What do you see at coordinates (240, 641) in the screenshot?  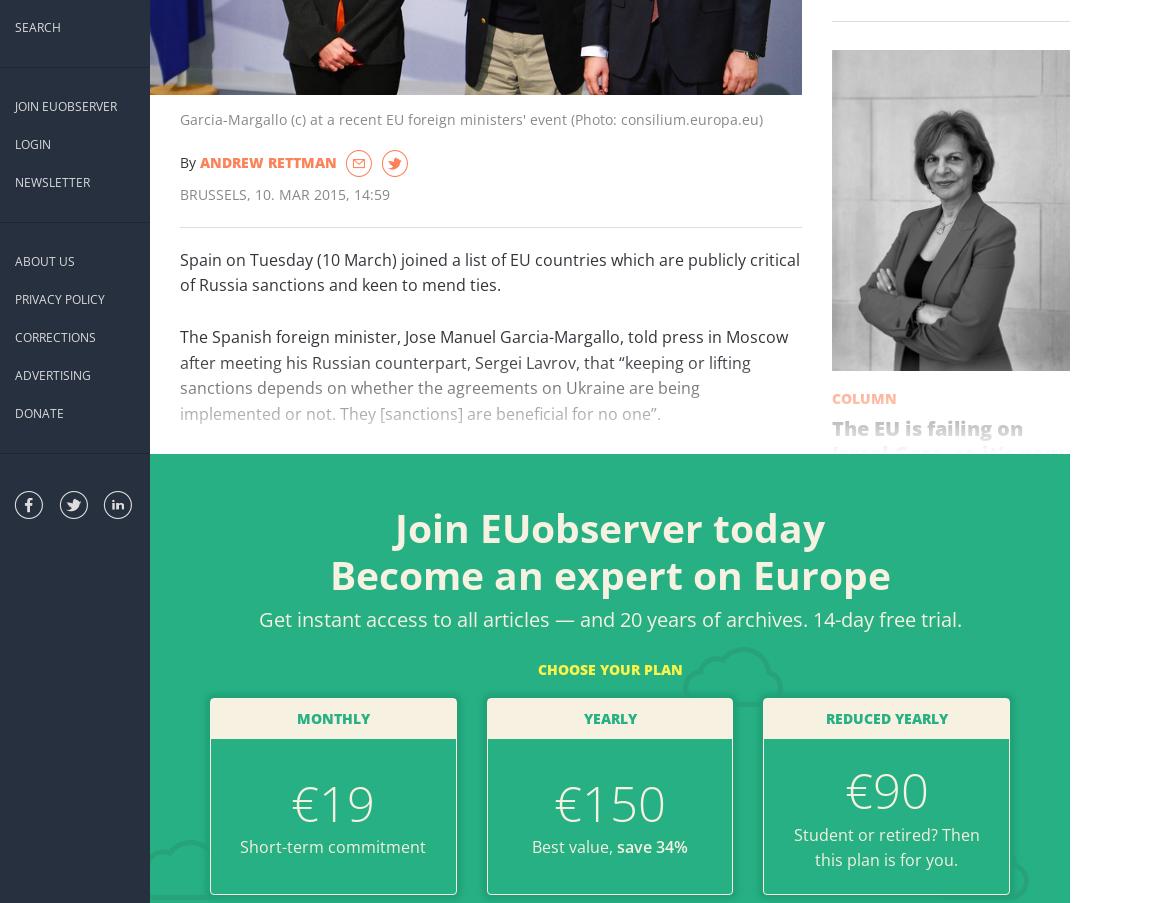 I see `'Related stories'` at bounding box center [240, 641].